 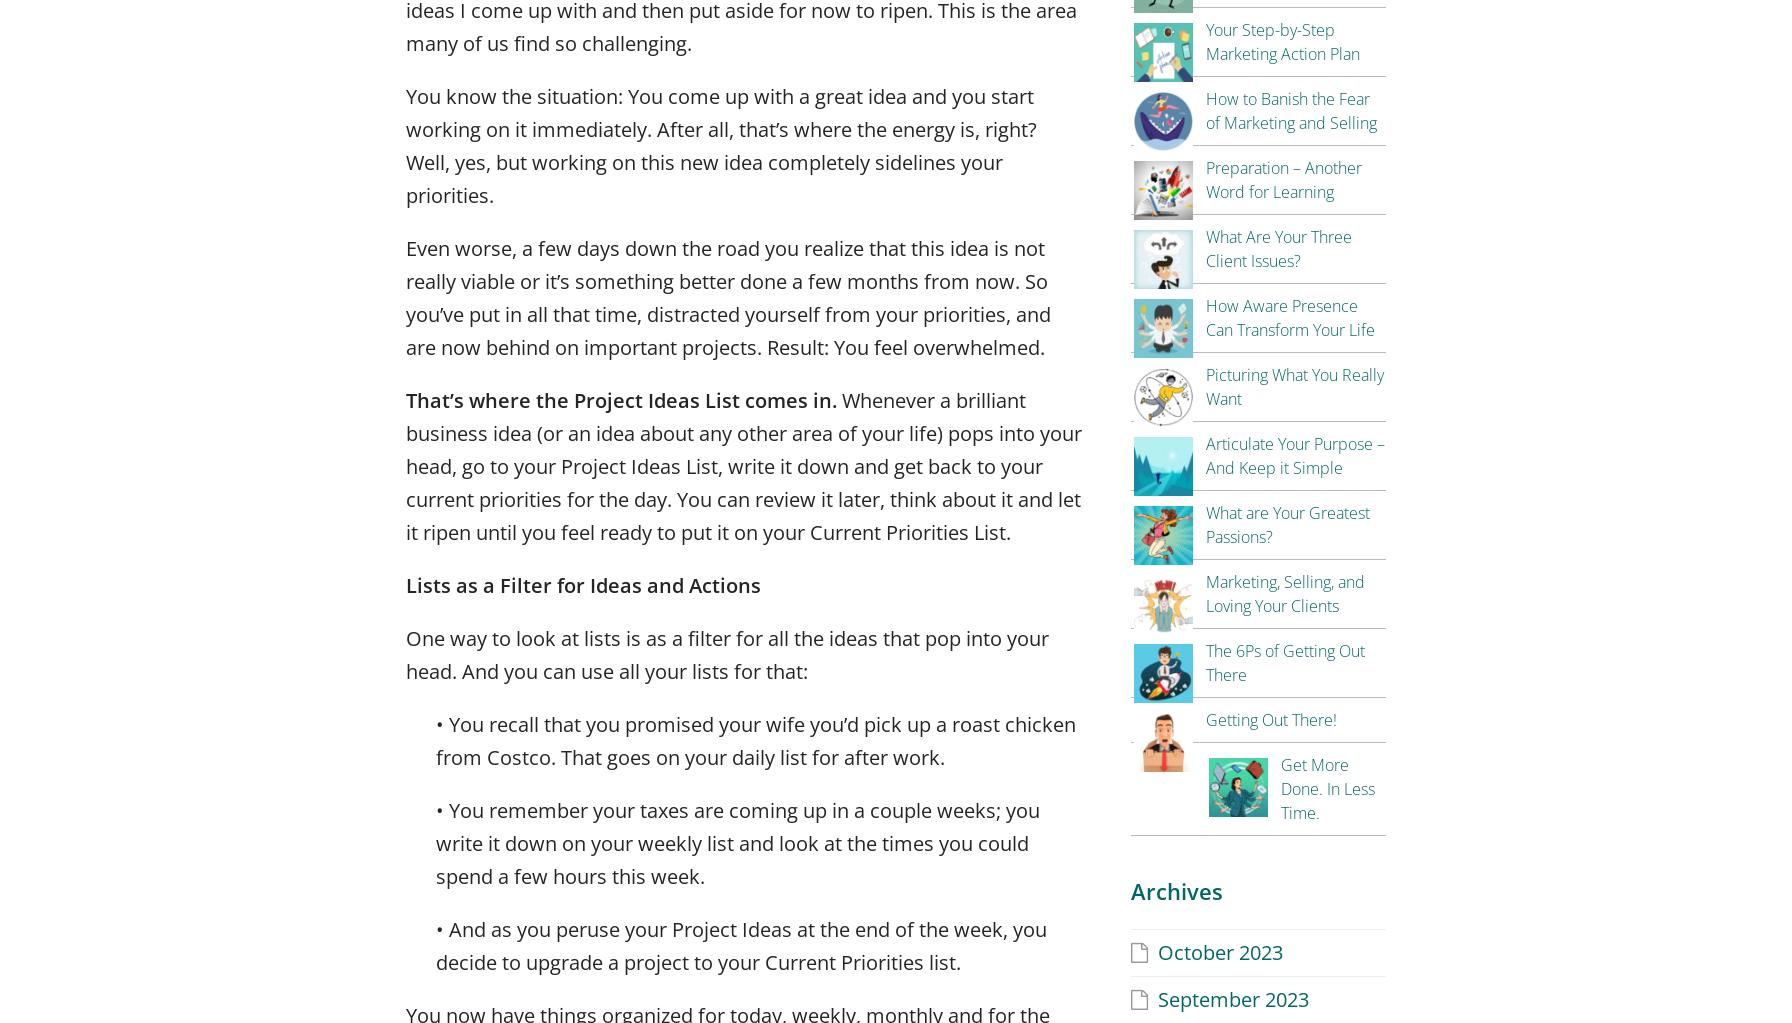 What do you see at coordinates (1283, 41) in the screenshot?
I see `'Your Step-by-Step Marketing Action Plan'` at bounding box center [1283, 41].